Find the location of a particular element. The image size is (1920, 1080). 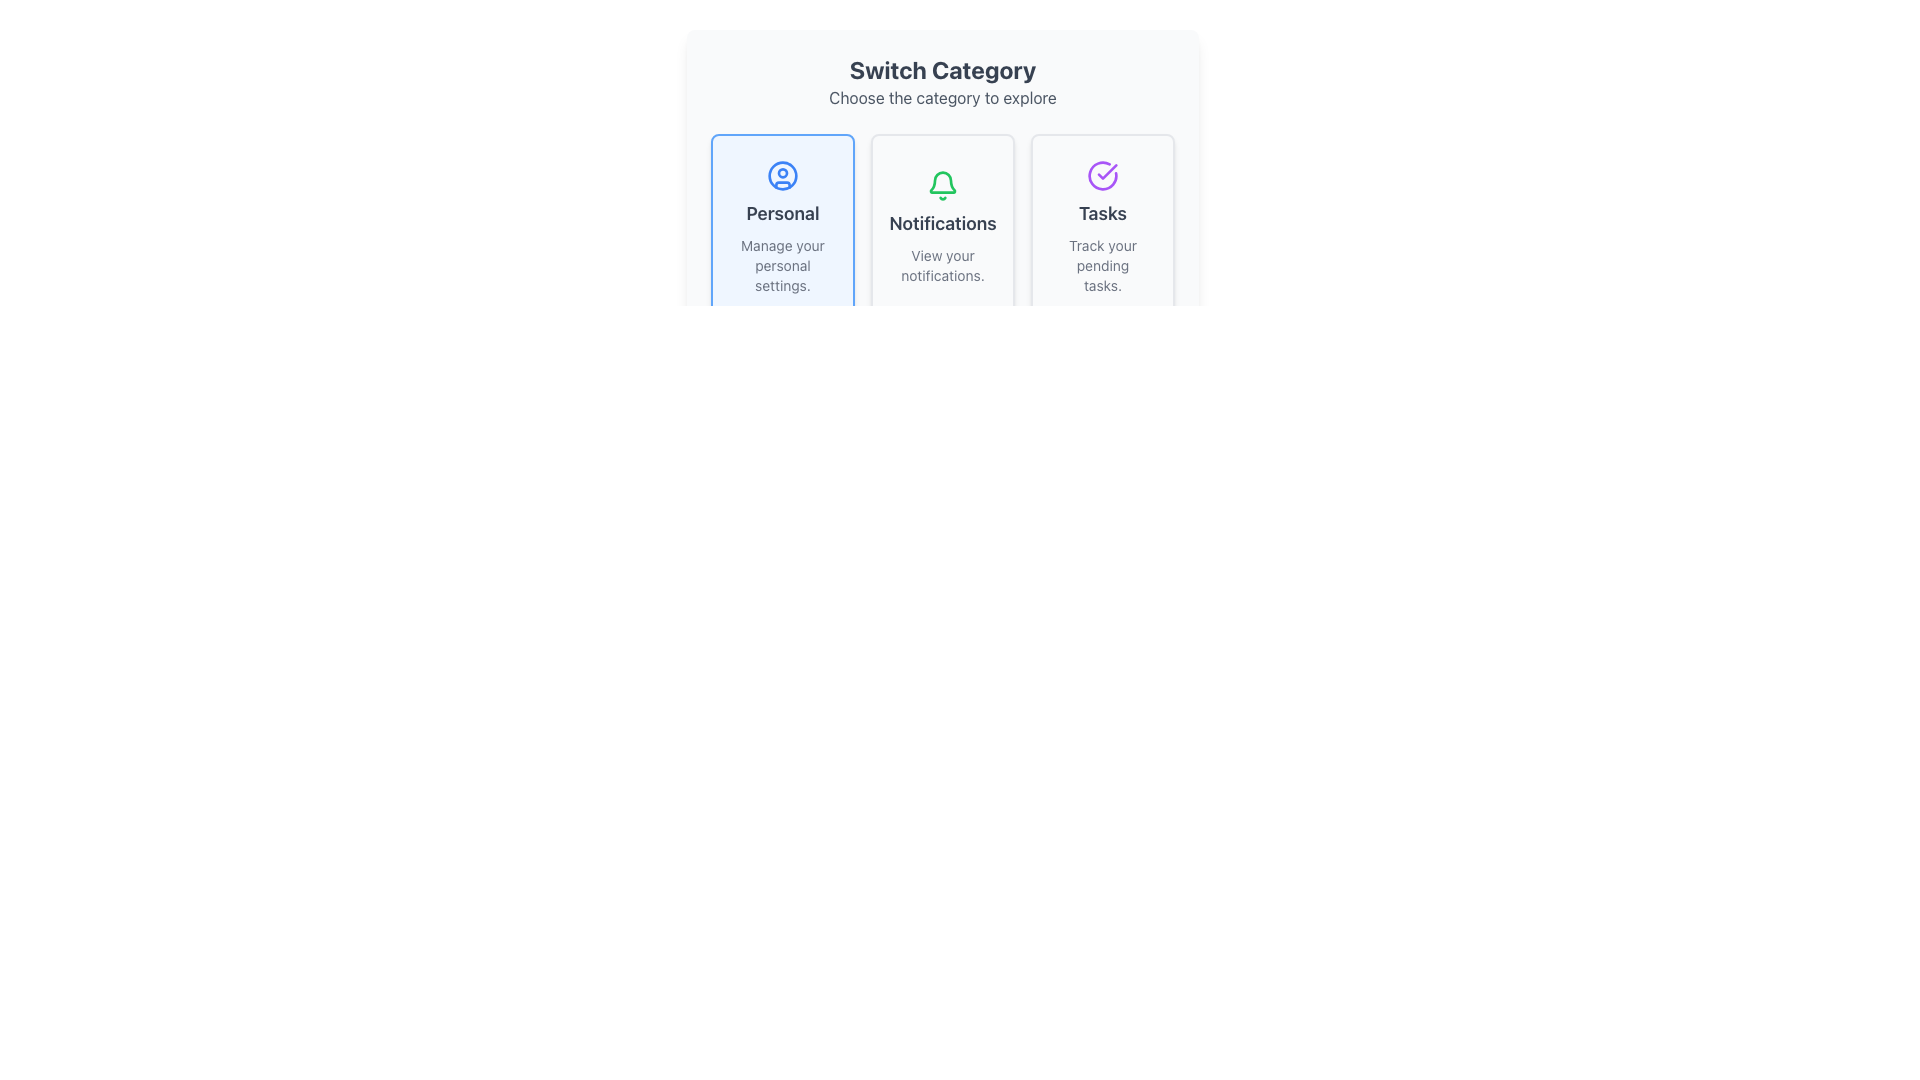

the notification icon within the 'Notifications' card, which is centered below the title 'Notifications' is located at coordinates (941, 182).